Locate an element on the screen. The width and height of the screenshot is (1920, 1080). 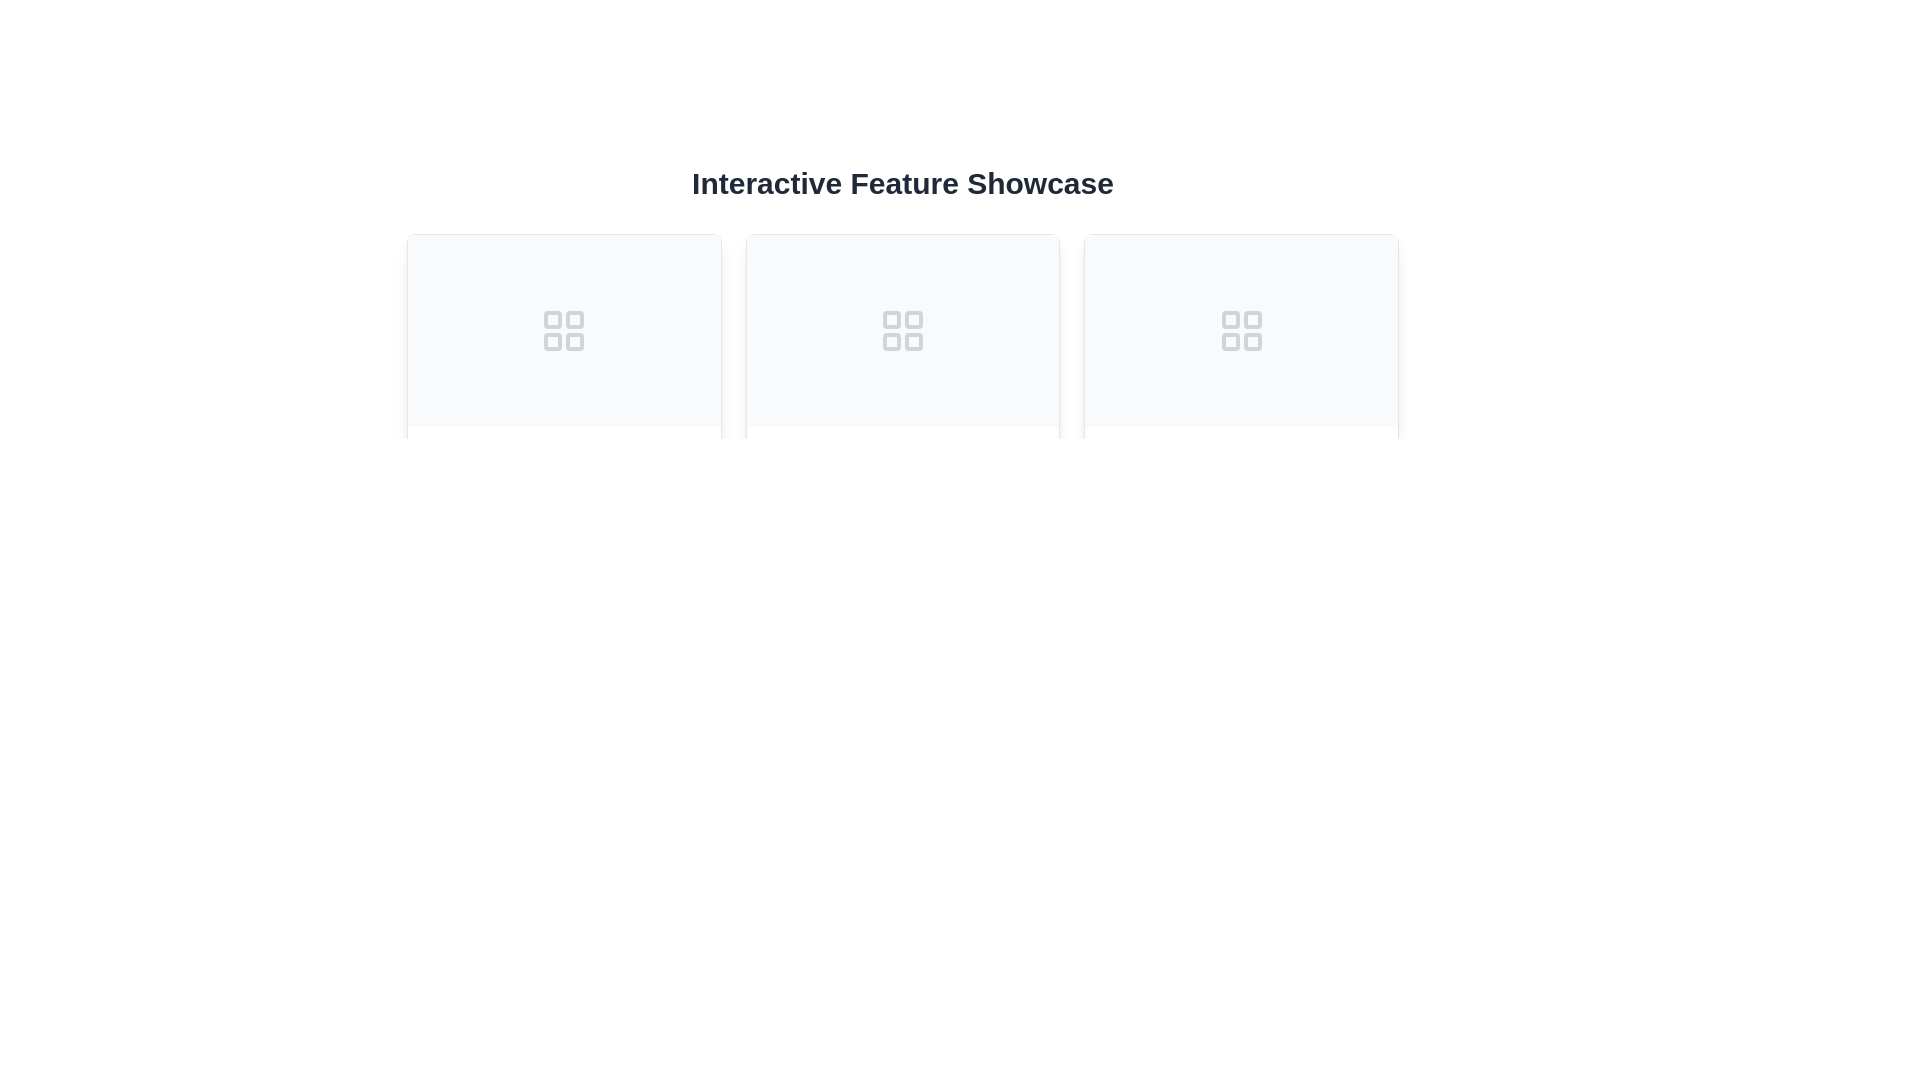
the appearance of the bottom-left square of the grid icon within the 'Interactive Feature Showcase' section is located at coordinates (553, 341).